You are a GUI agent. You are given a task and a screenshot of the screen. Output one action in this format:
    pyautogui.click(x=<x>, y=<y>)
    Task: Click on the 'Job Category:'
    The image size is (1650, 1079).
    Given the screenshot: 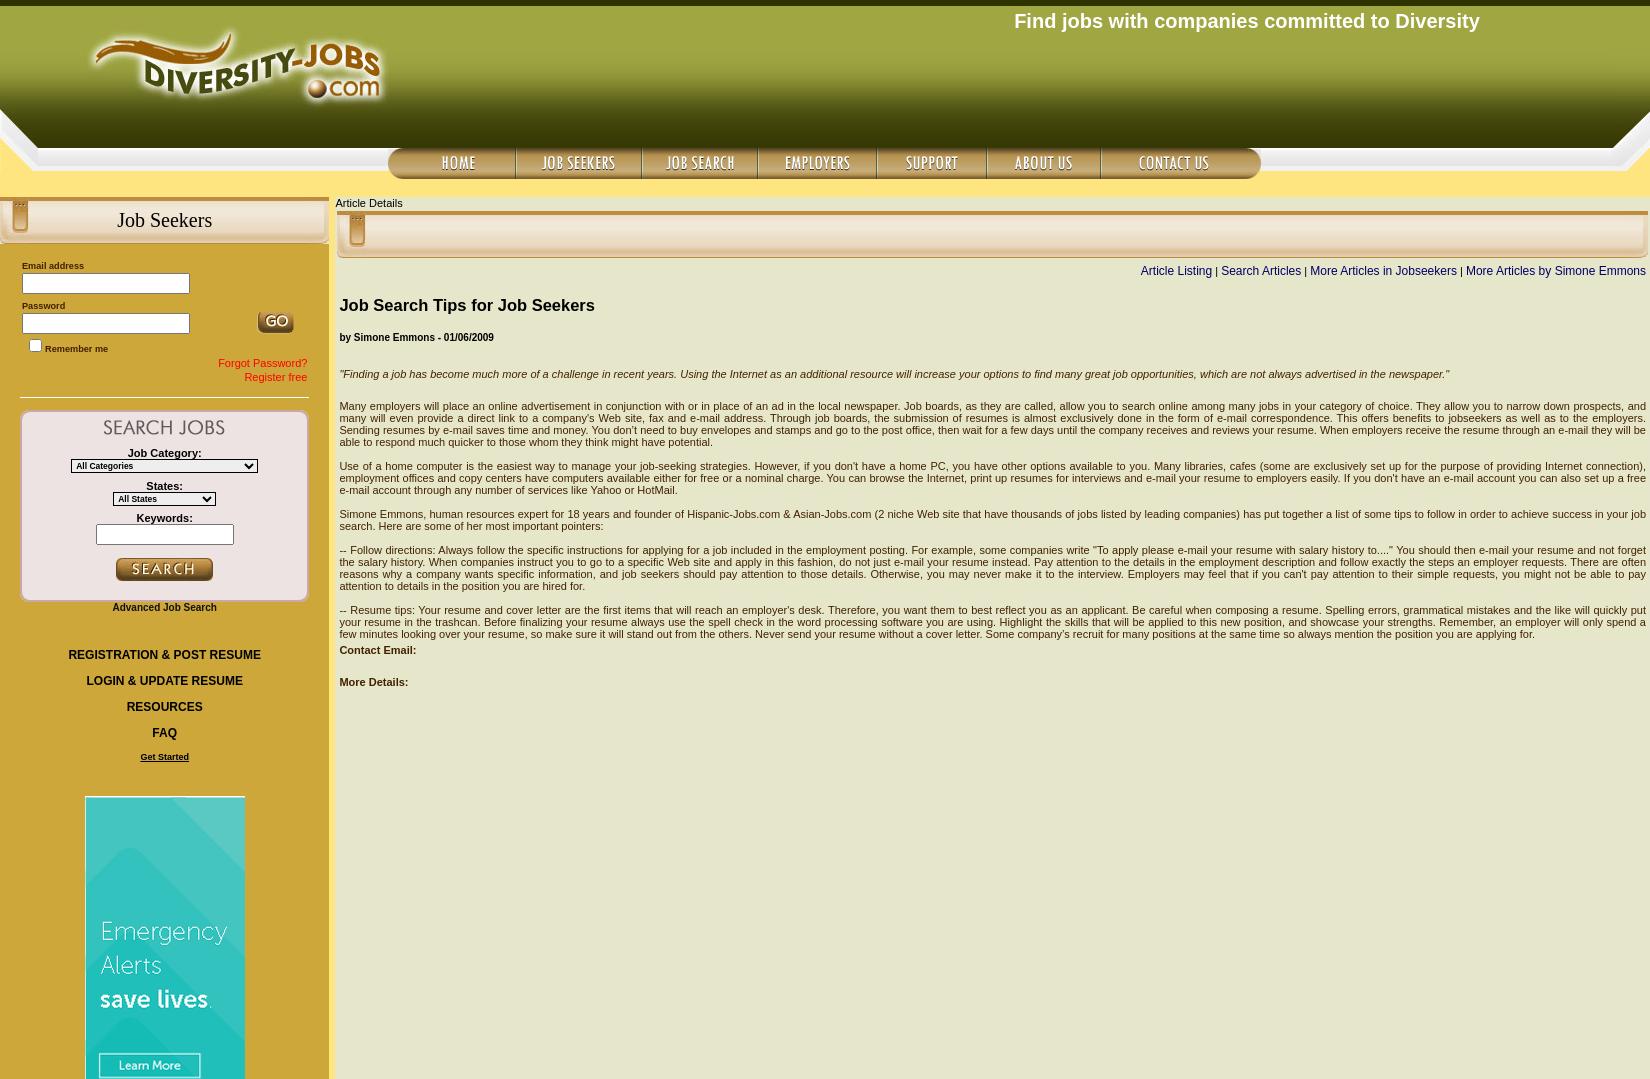 What is the action you would take?
    pyautogui.click(x=164, y=452)
    